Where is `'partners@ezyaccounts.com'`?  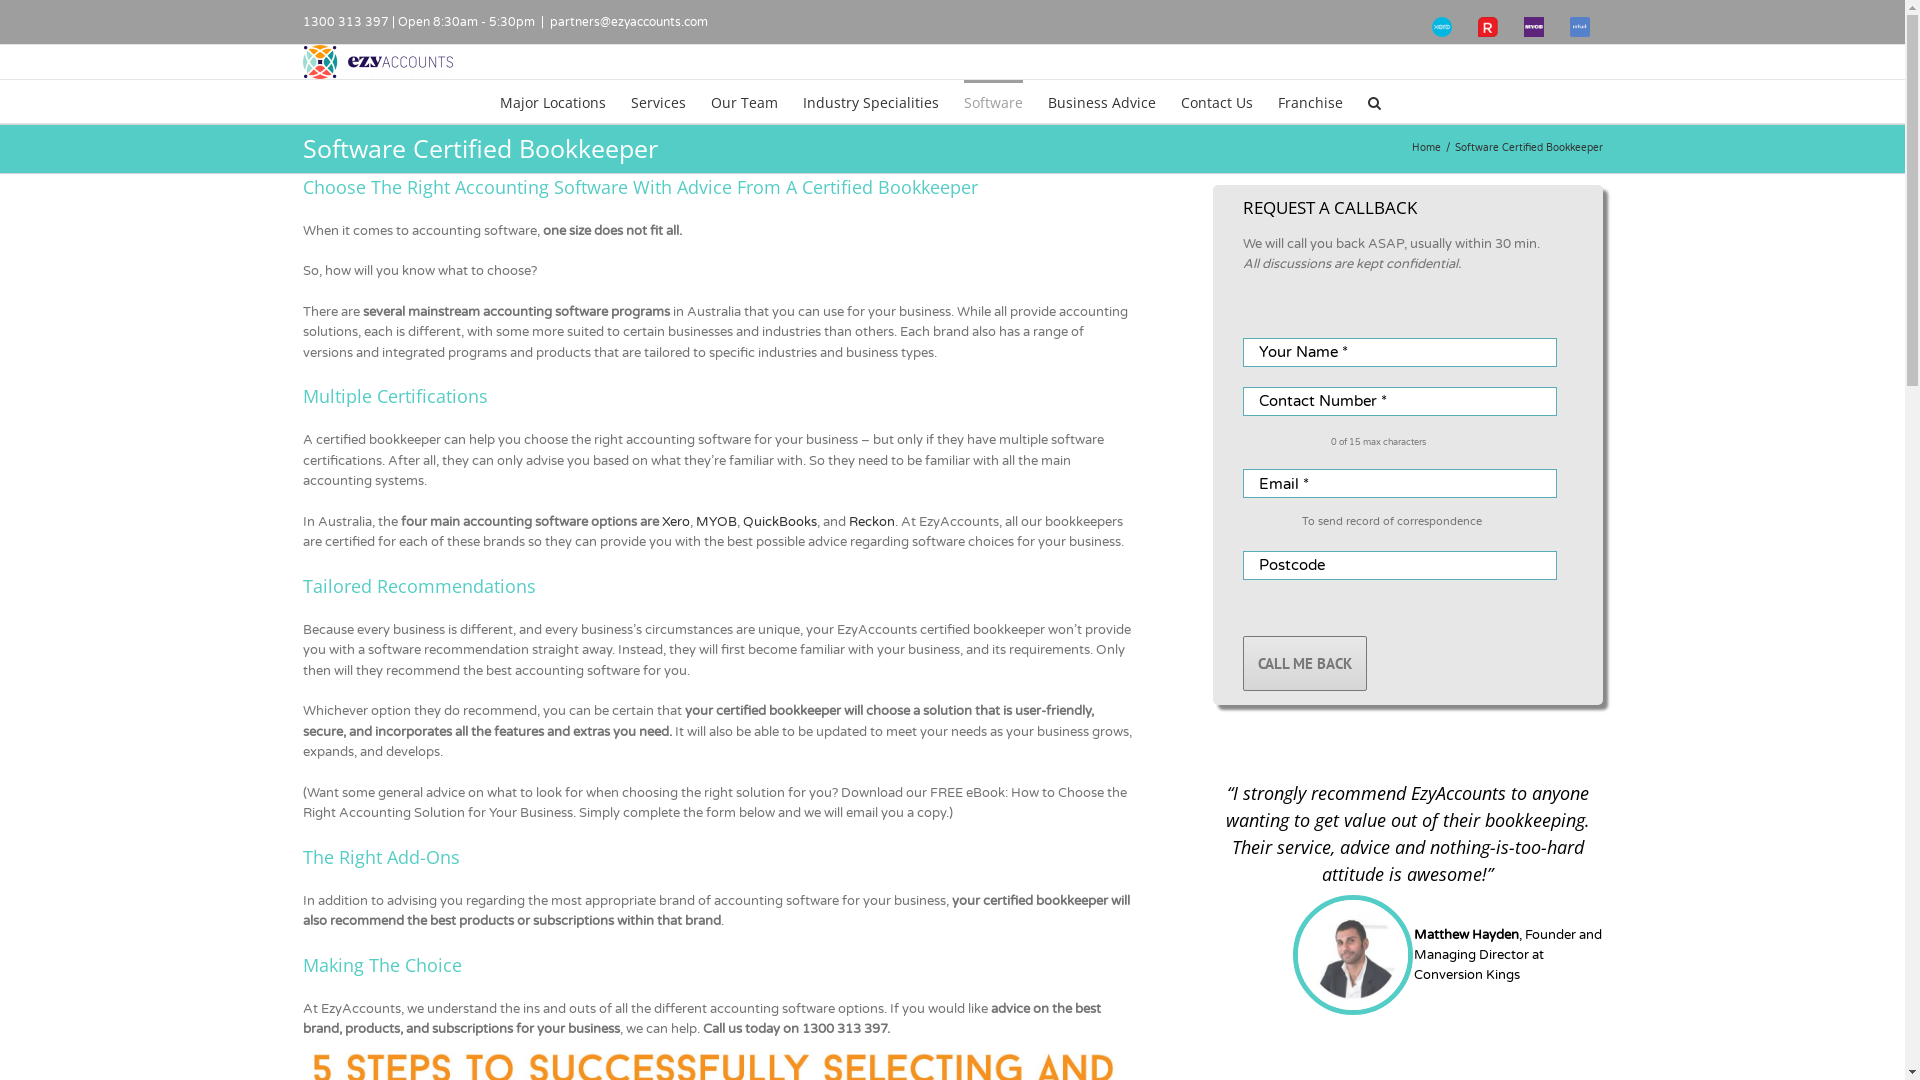 'partners@ezyaccounts.com' is located at coordinates (627, 22).